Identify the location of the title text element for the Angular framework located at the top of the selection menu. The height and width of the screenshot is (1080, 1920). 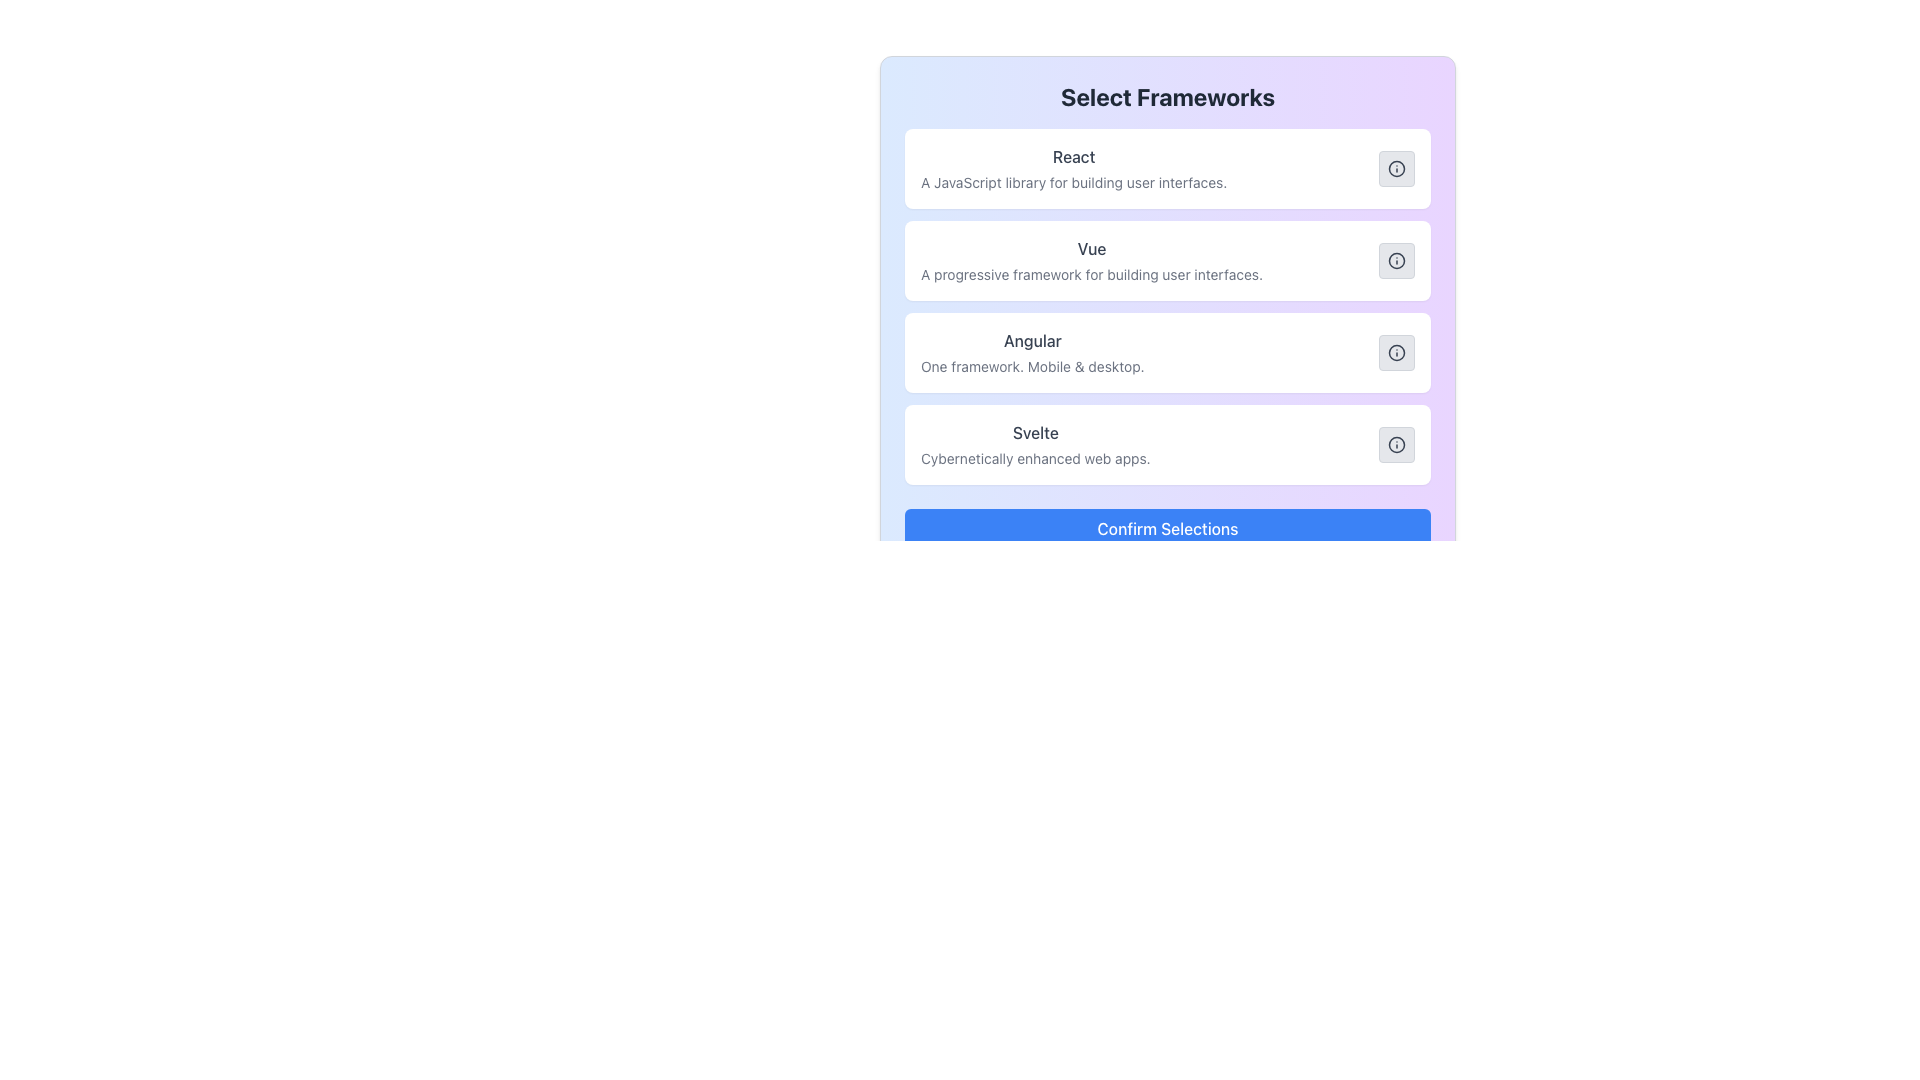
(1032, 339).